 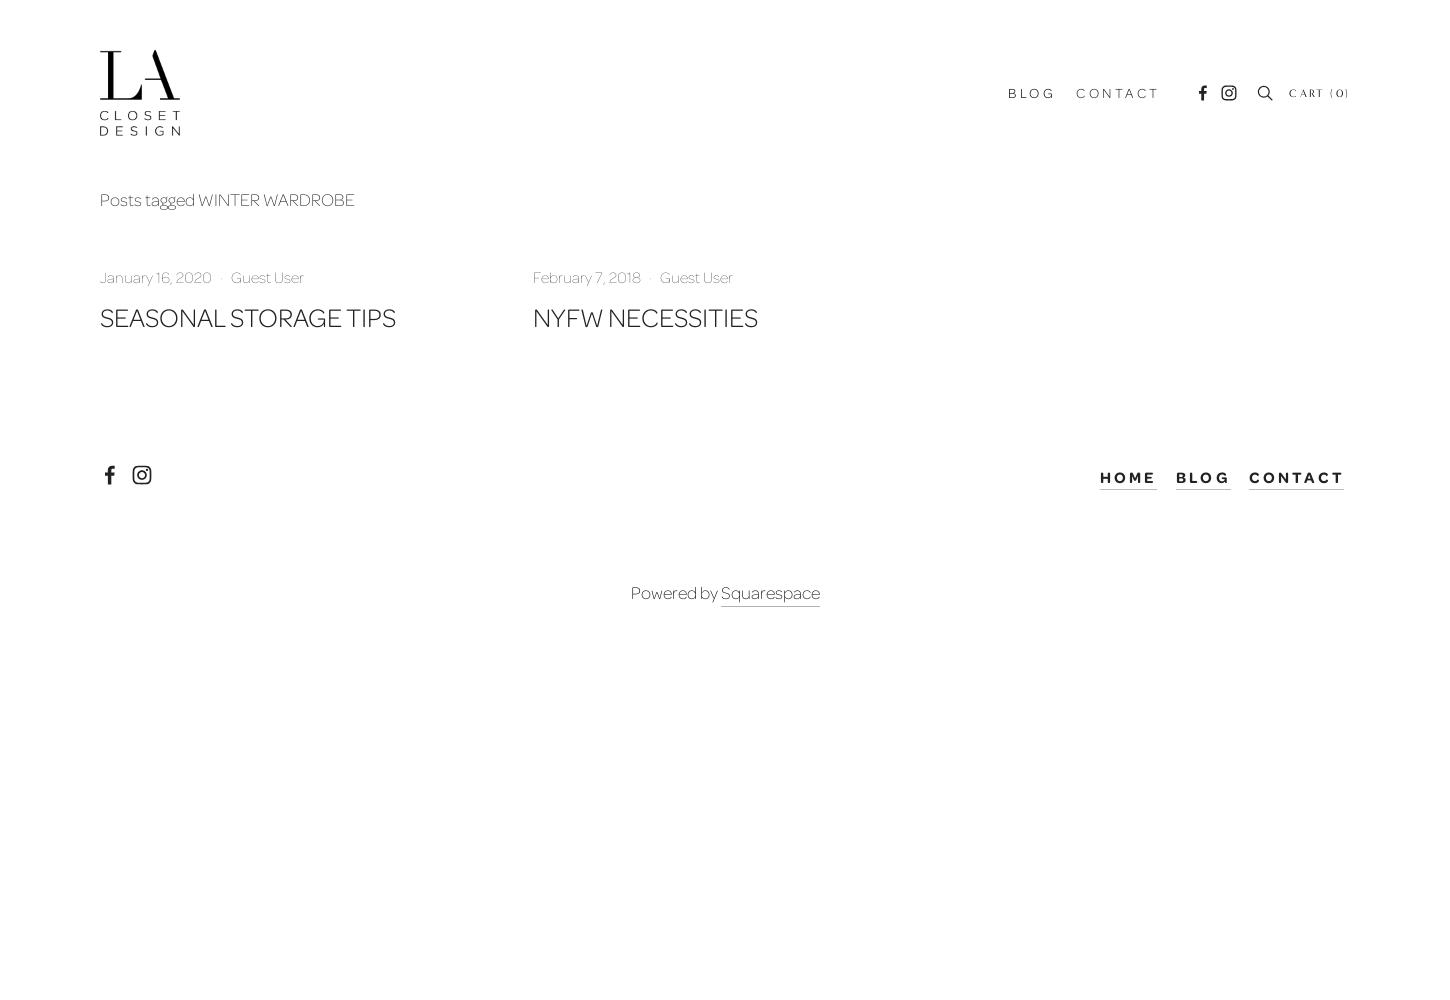 I want to click on 'Powered by', so click(x=673, y=590).